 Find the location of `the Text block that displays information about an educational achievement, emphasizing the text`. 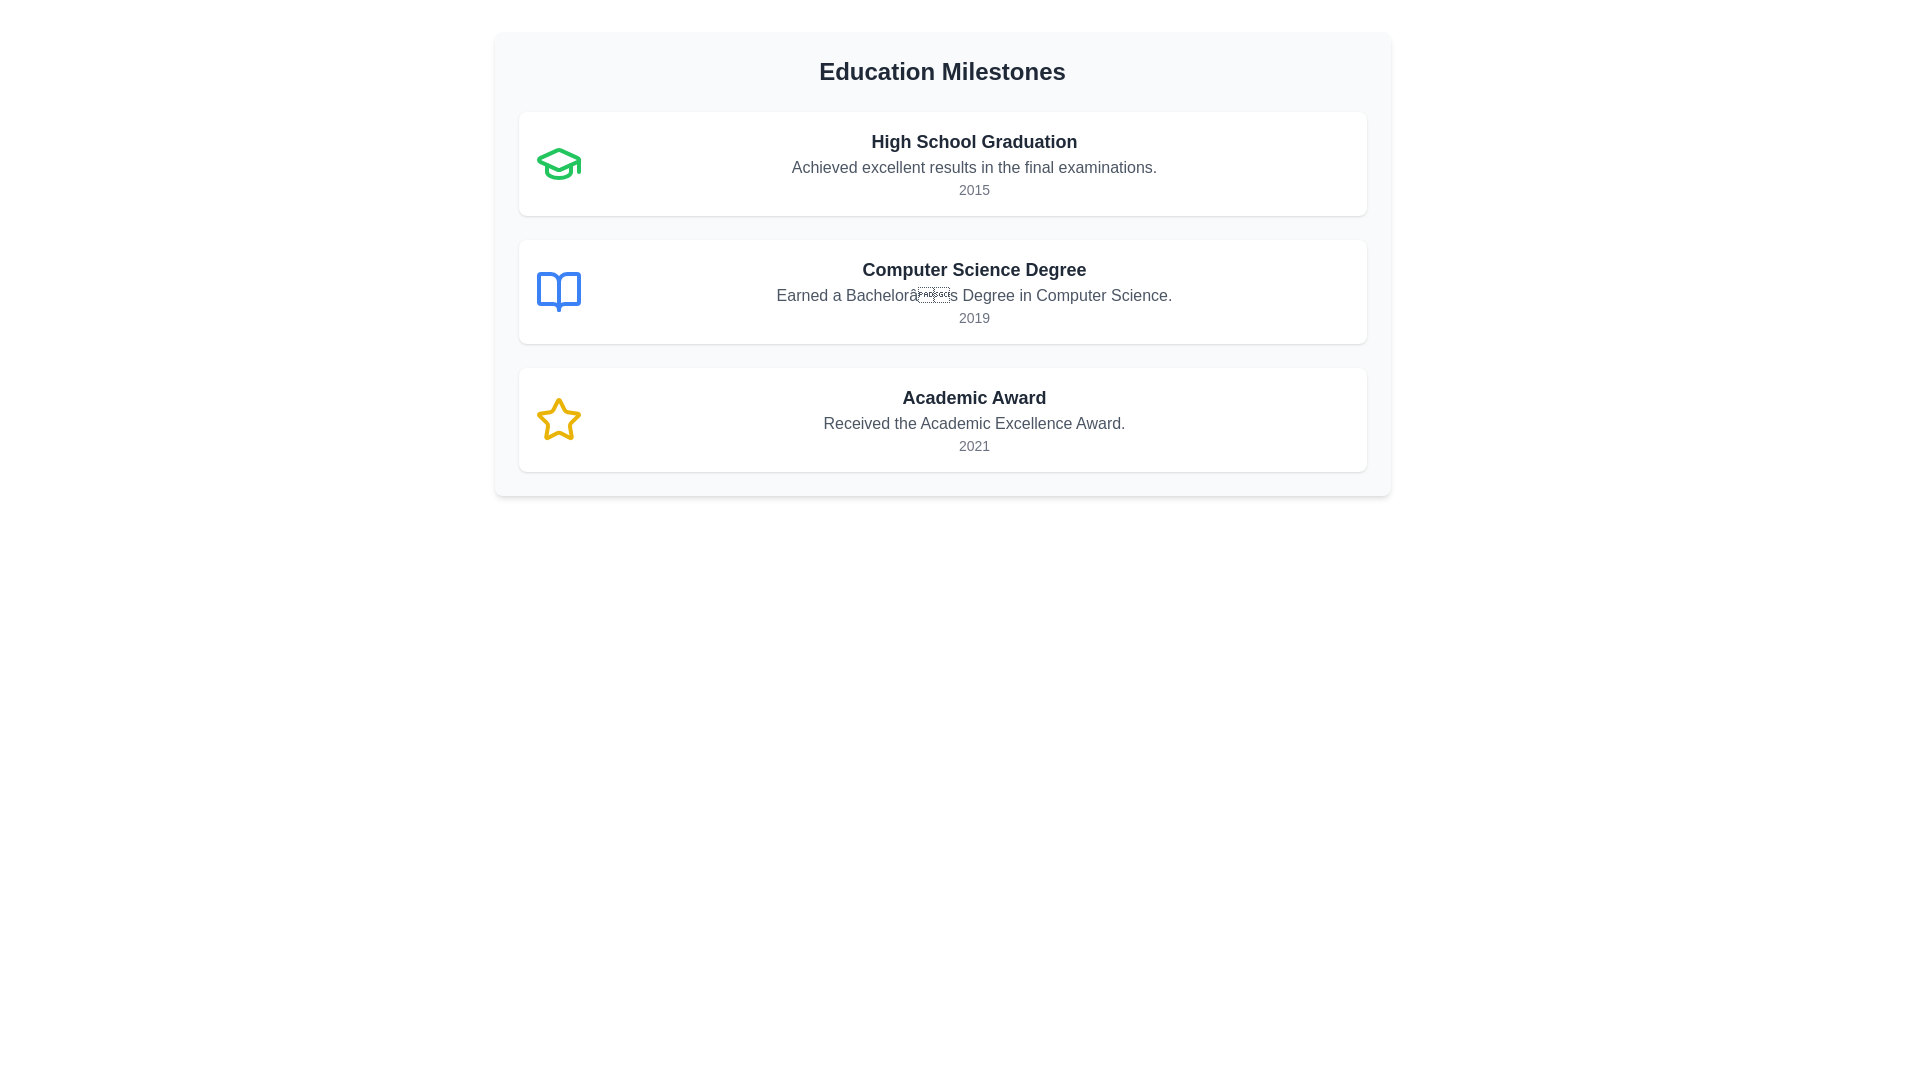

the Text block that displays information about an educational achievement, emphasizing the text is located at coordinates (974, 419).